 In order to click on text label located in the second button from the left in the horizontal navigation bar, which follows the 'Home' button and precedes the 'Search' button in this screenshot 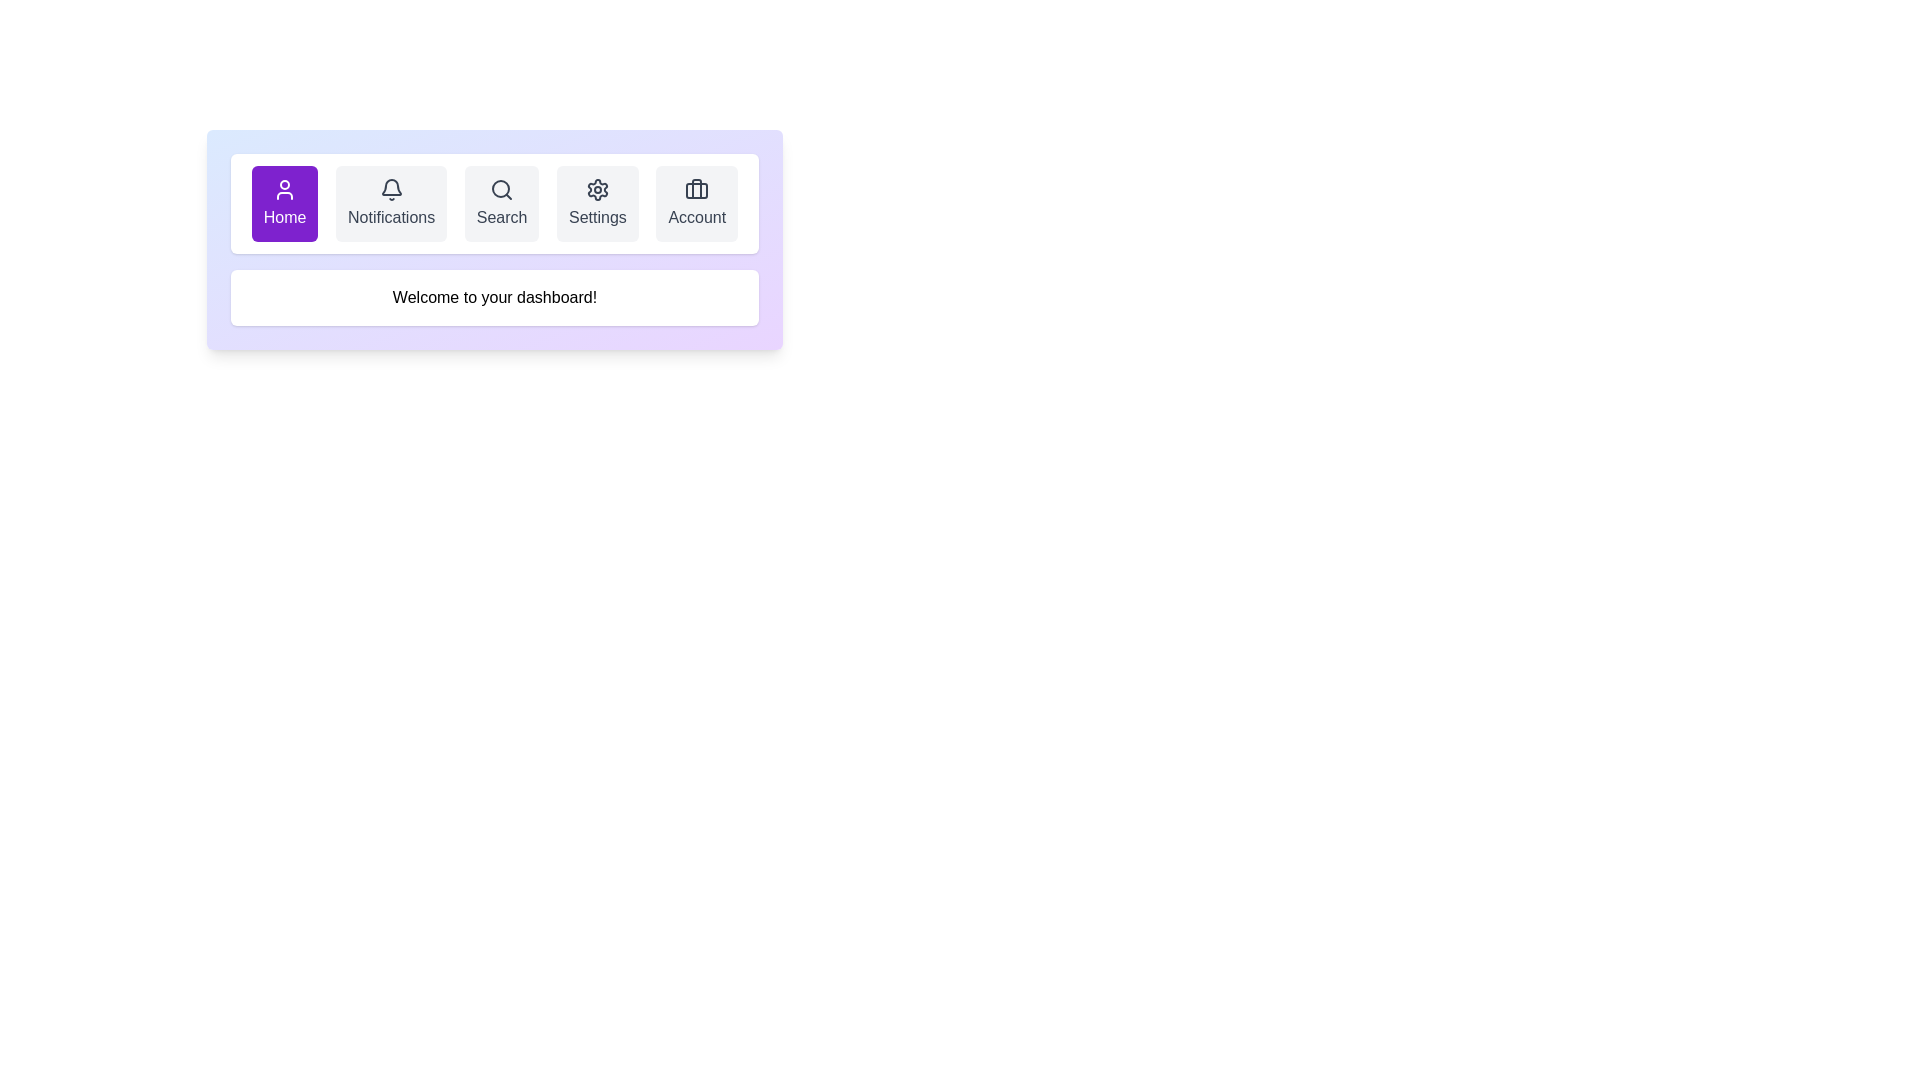, I will do `click(391, 218)`.